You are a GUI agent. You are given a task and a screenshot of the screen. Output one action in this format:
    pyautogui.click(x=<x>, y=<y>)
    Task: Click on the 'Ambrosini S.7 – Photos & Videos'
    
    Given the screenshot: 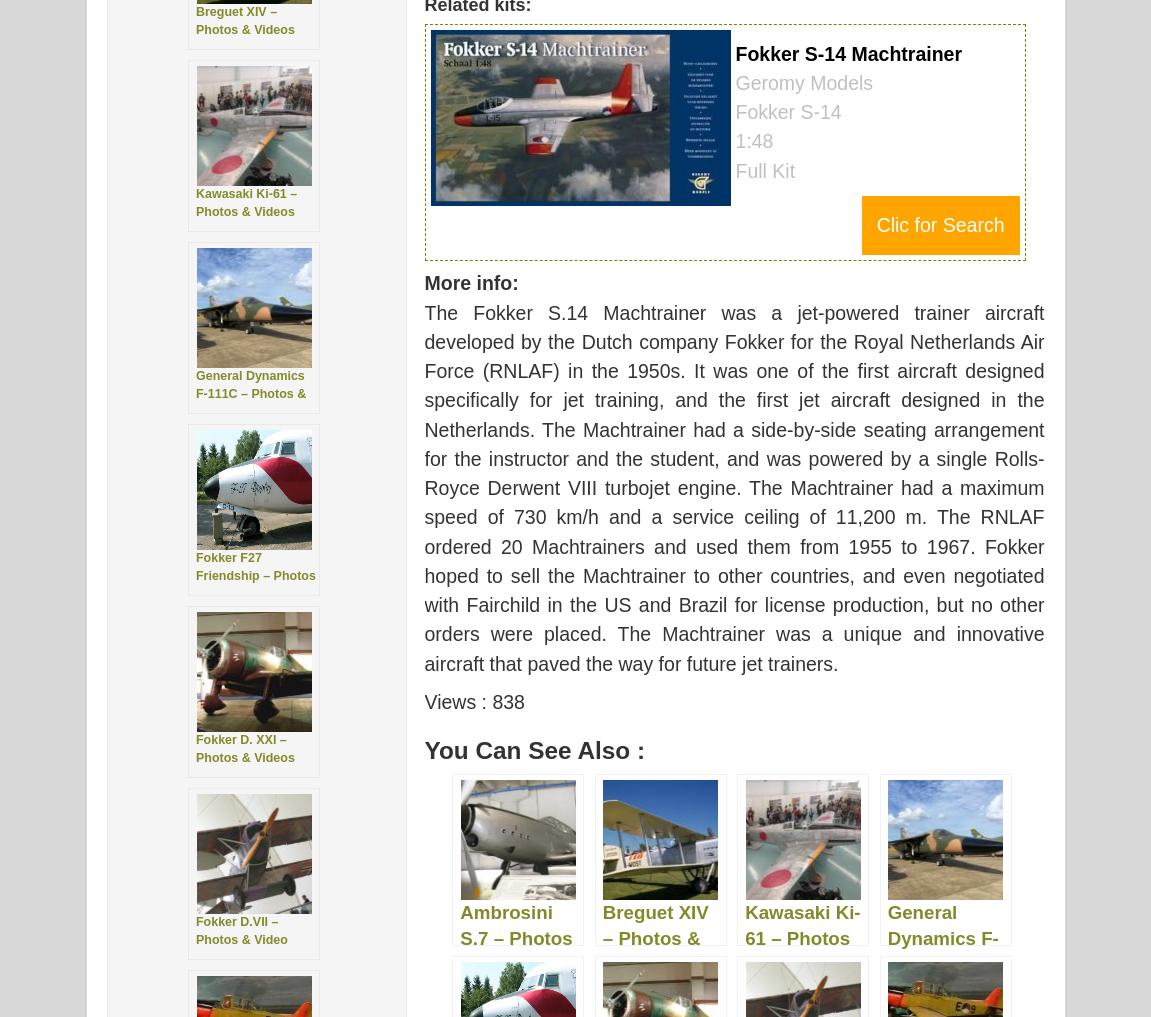 What is the action you would take?
    pyautogui.click(x=514, y=936)
    